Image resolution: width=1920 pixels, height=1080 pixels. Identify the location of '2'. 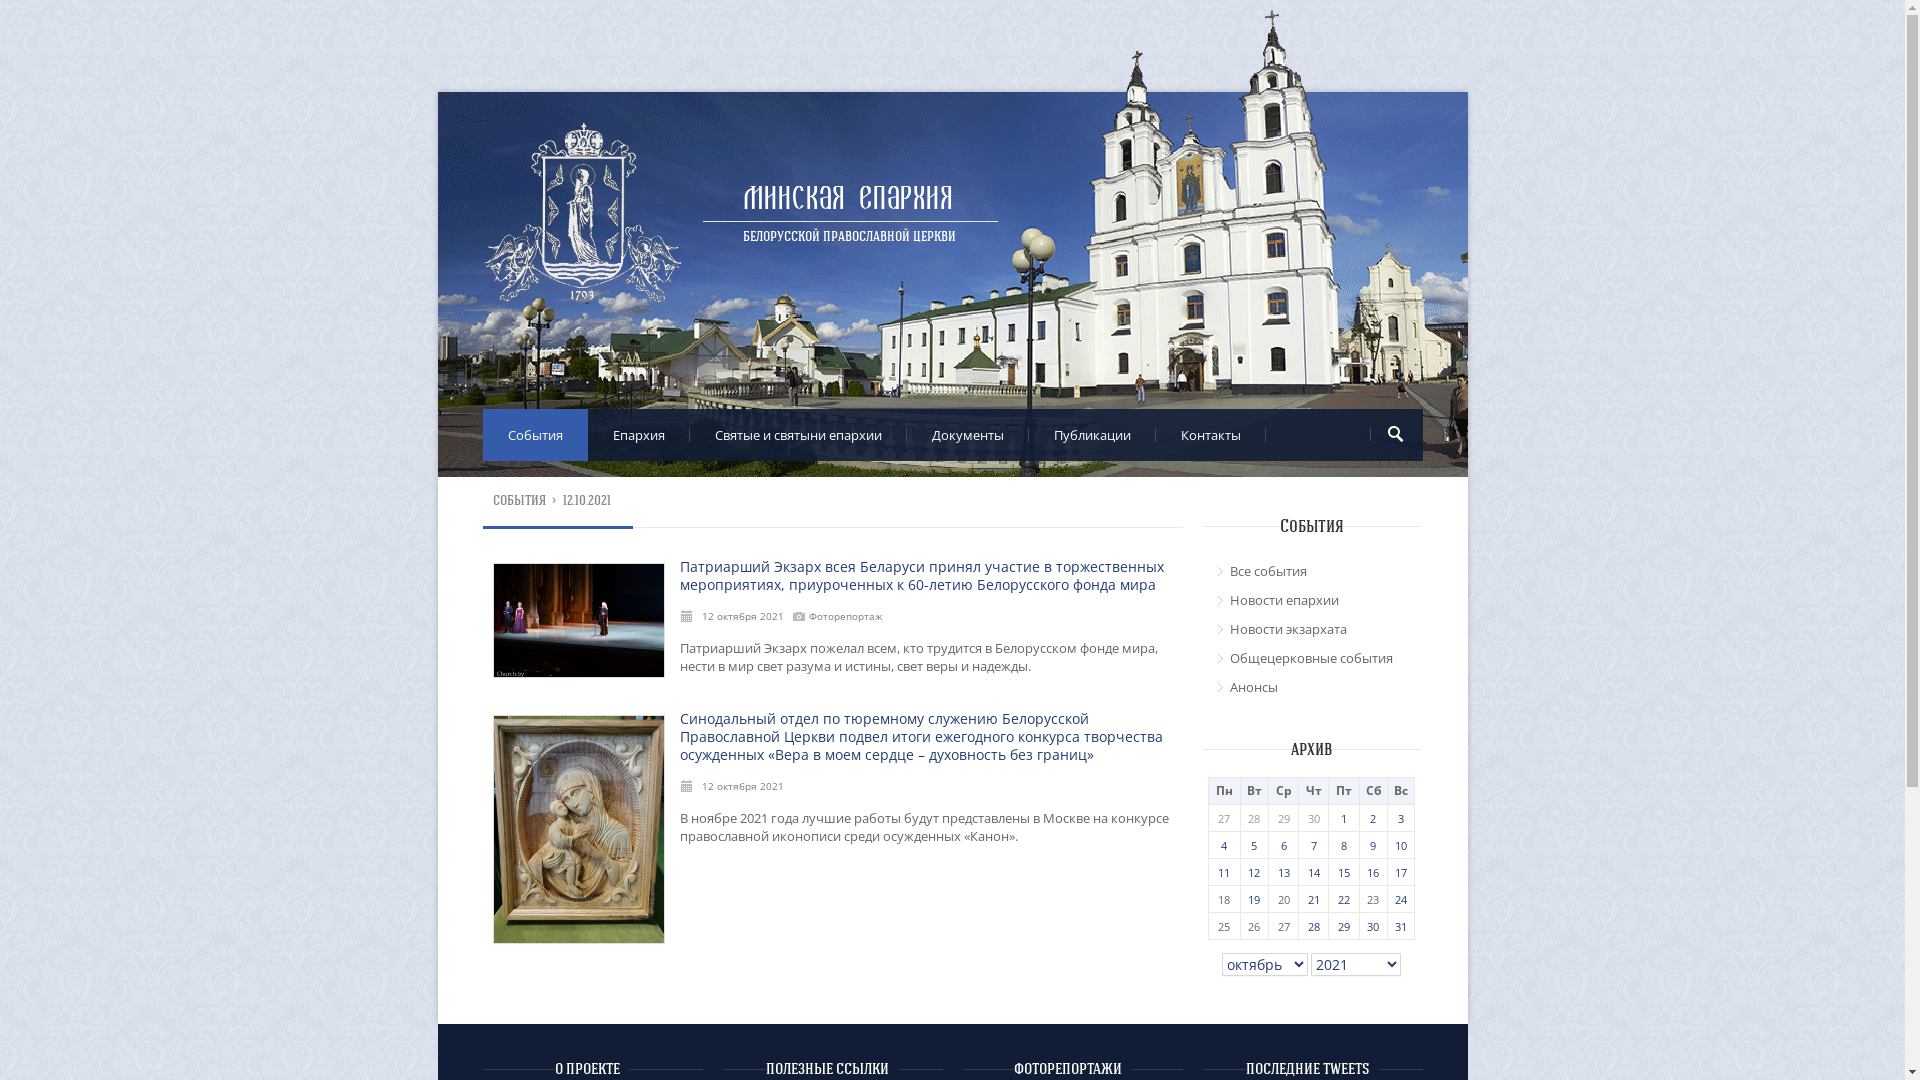
(1371, 817).